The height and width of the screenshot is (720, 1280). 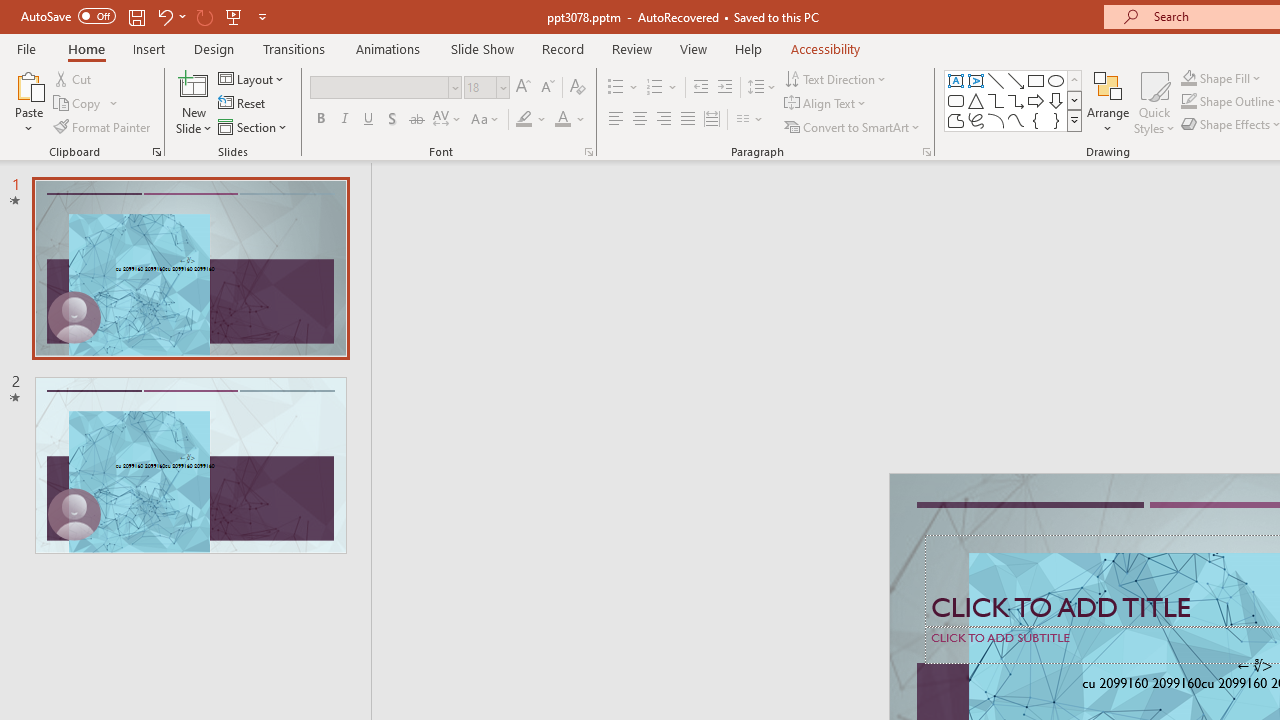 What do you see at coordinates (1254, 666) in the screenshot?
I see `'TextBox 7'` at bounding box center [1254, 666].